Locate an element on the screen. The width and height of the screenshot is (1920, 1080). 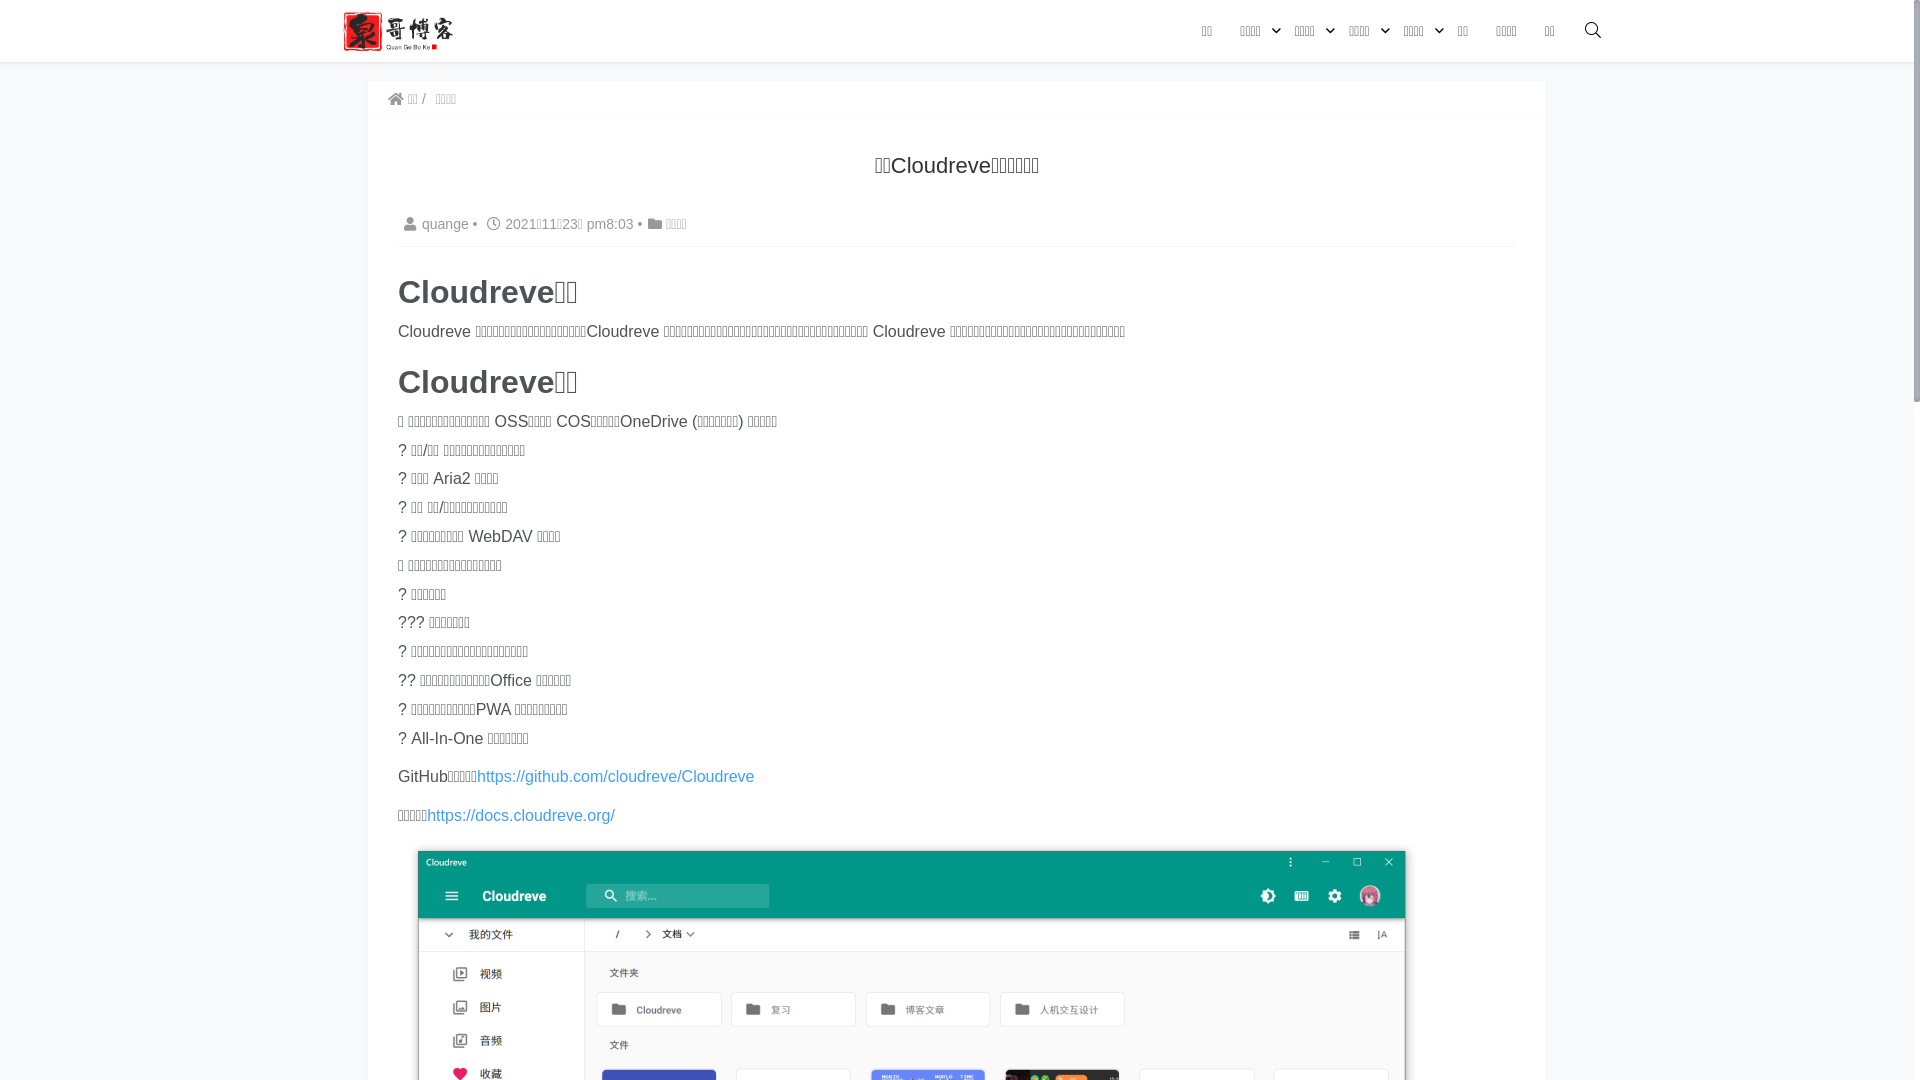
'https://github.com/cloudreve/Cloudreve' is located at coordinates (614, 775).